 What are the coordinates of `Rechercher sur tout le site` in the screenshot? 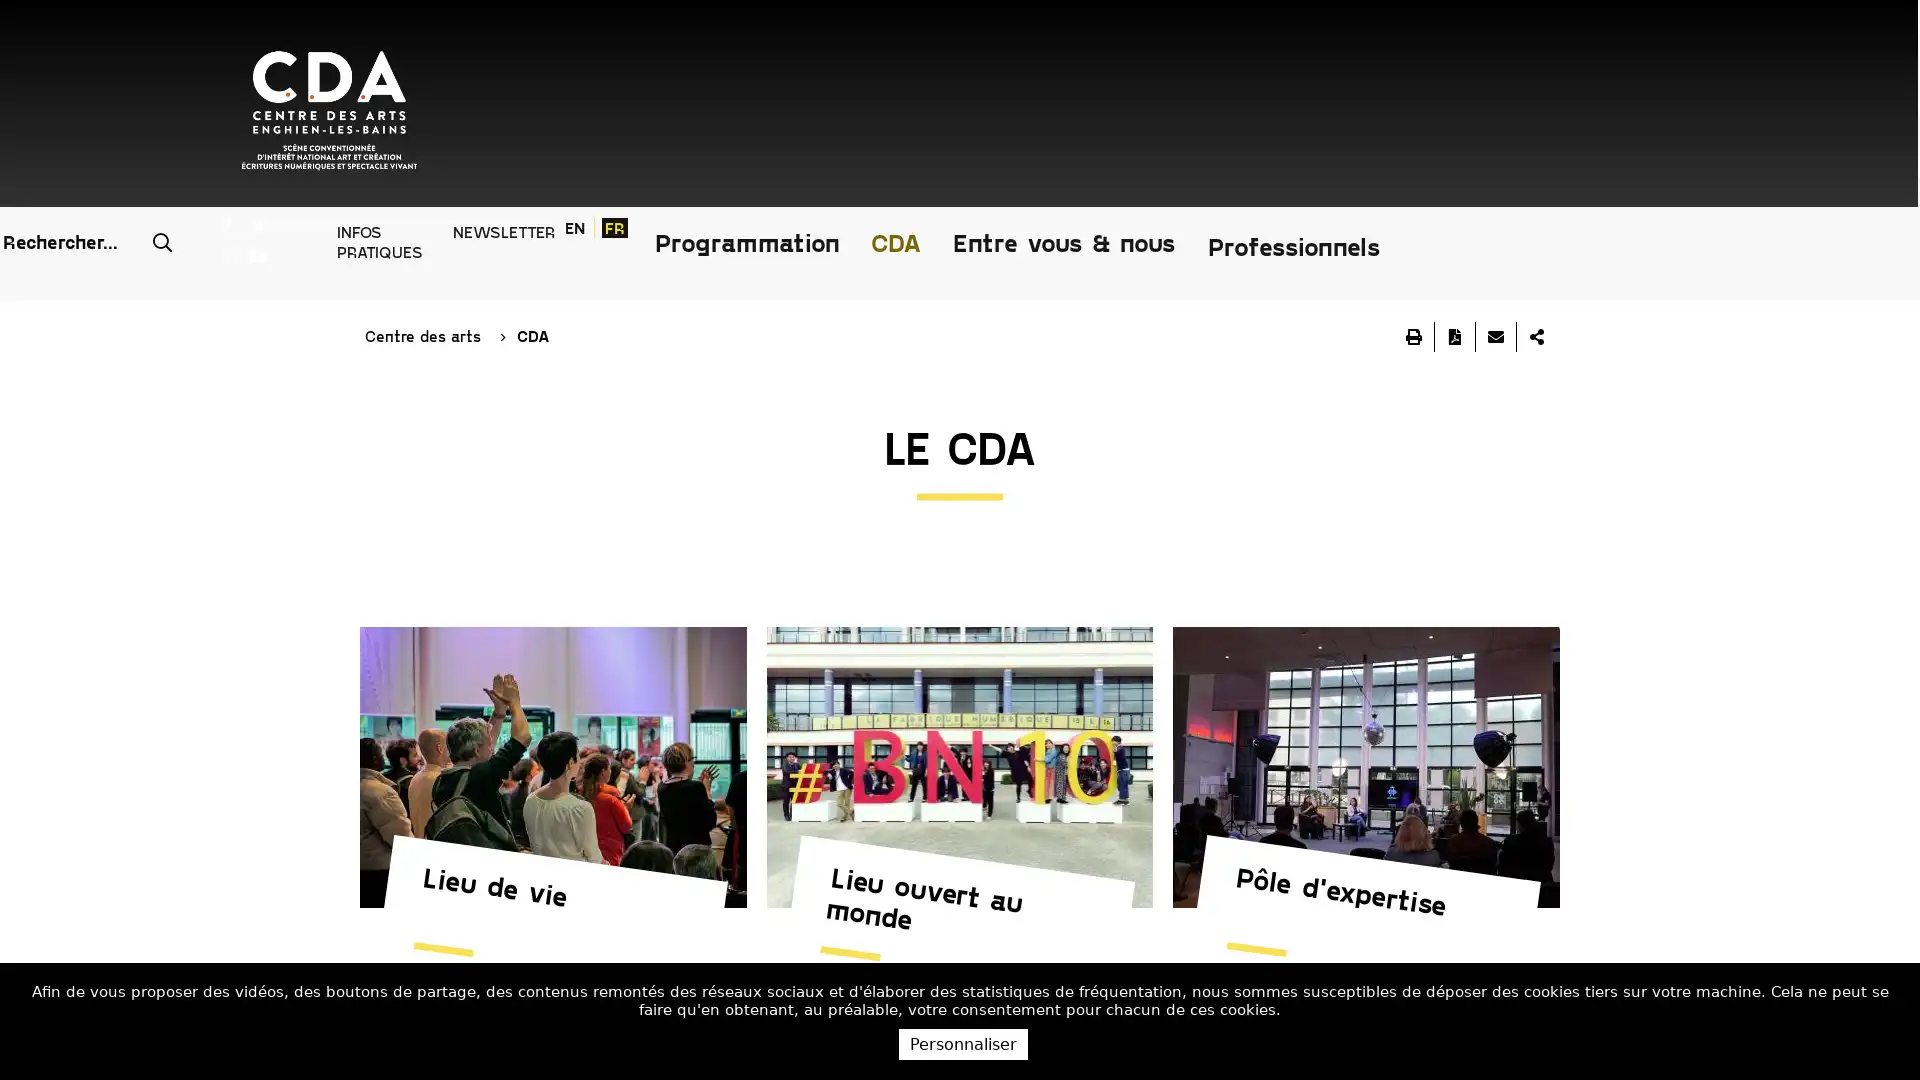 It's located at (1012, 39).